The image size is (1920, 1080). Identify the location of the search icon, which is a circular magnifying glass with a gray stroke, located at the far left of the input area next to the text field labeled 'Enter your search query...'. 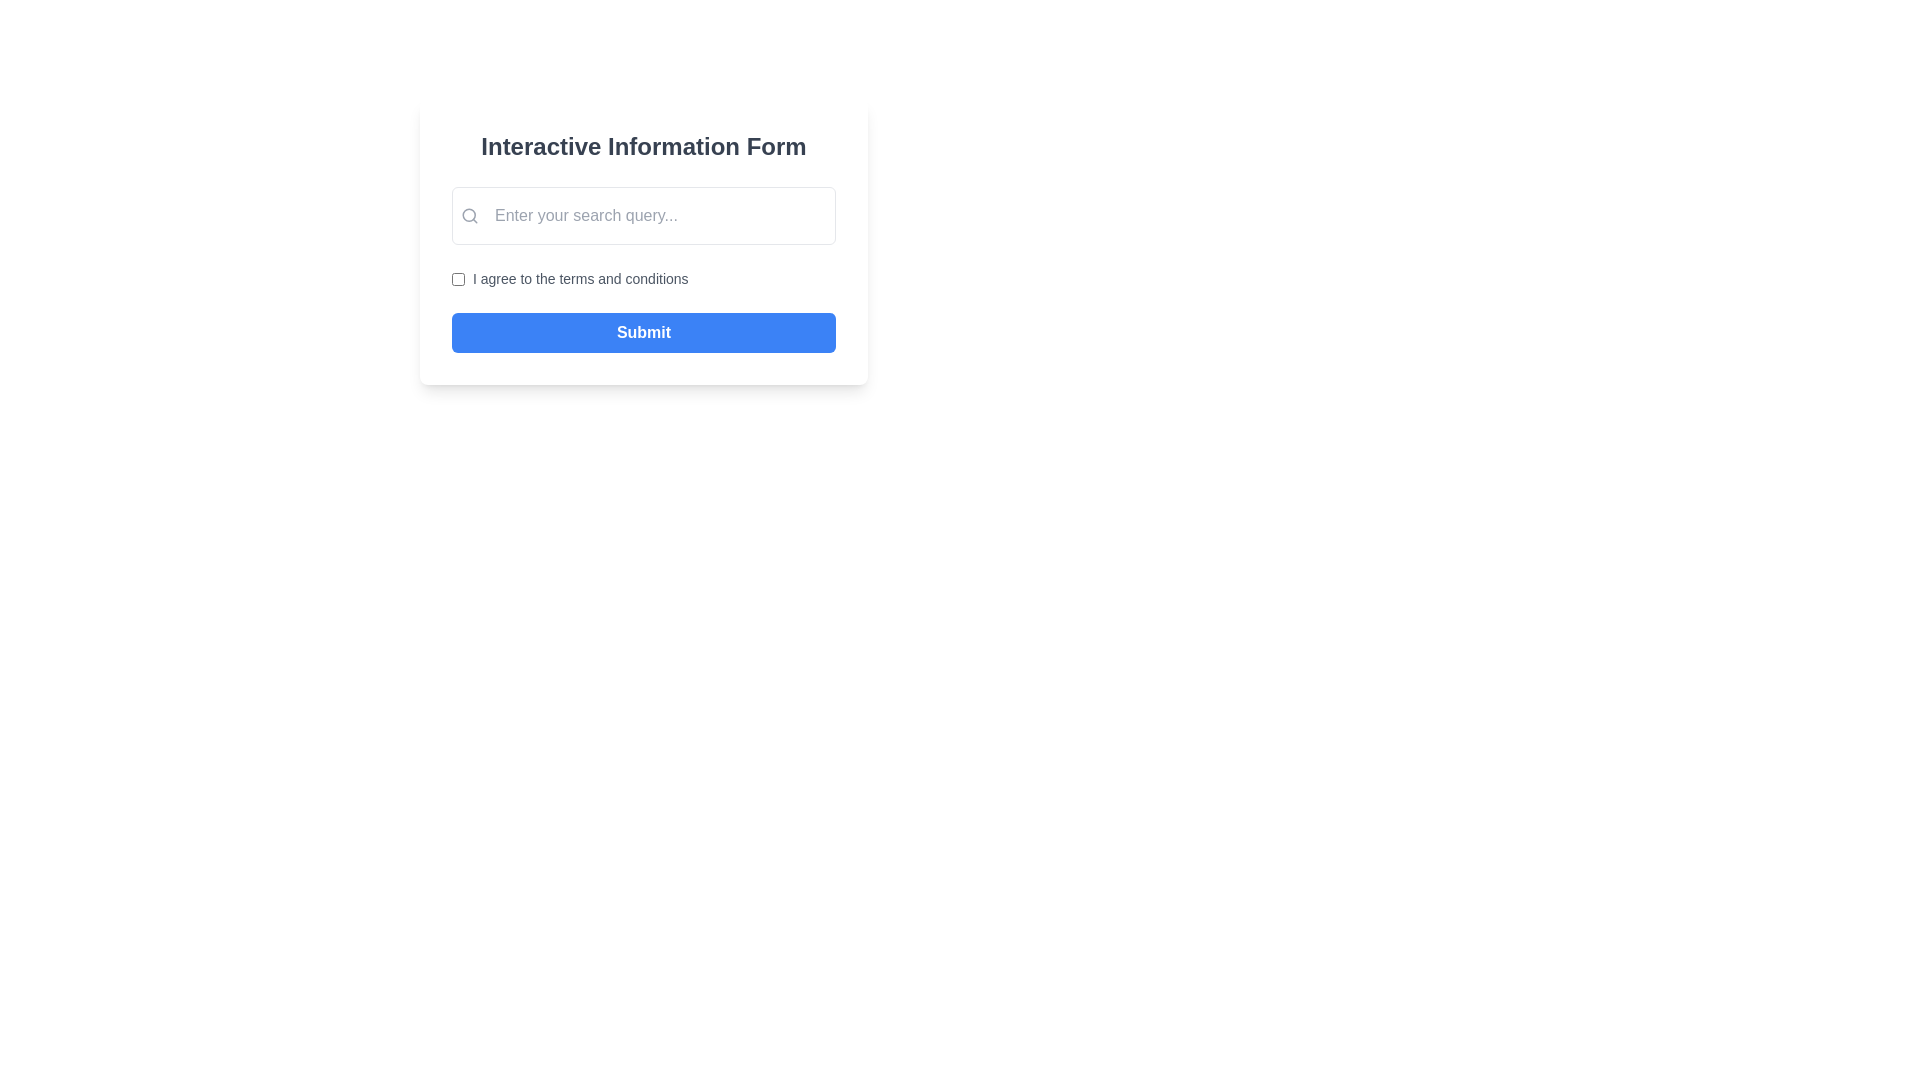
(469, 216).